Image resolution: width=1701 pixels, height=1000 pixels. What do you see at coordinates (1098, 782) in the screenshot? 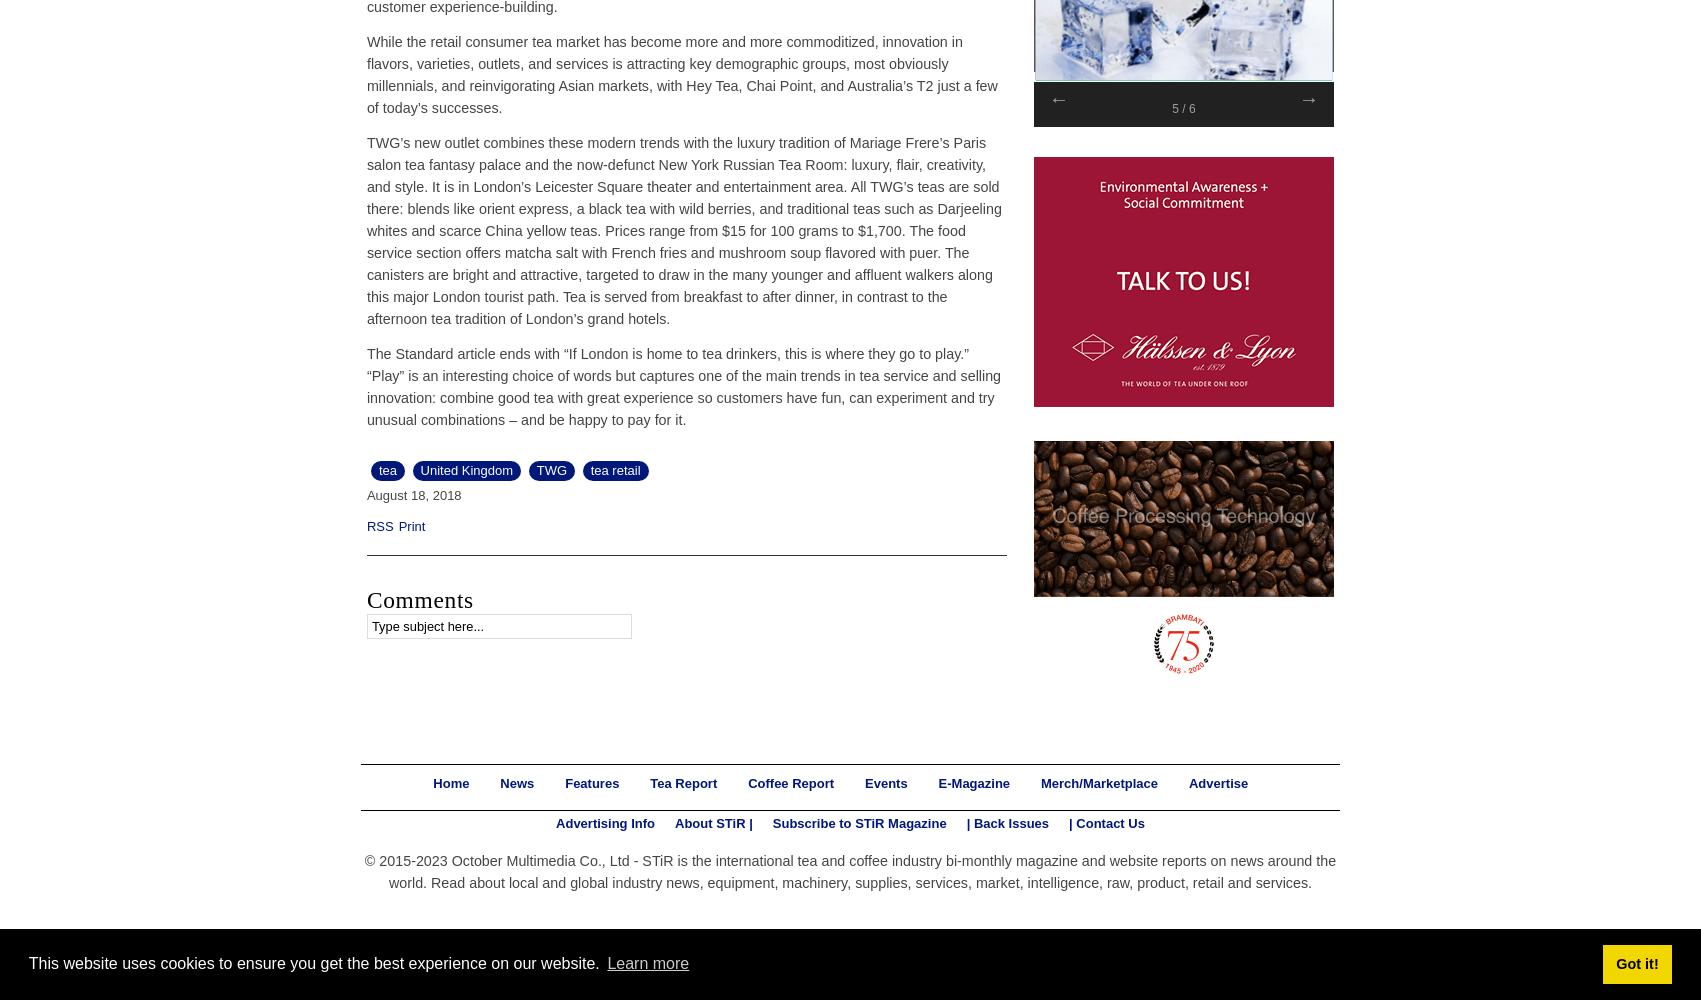
I see `'Merch/Marketplace'` at bounding box center [1098, 782].